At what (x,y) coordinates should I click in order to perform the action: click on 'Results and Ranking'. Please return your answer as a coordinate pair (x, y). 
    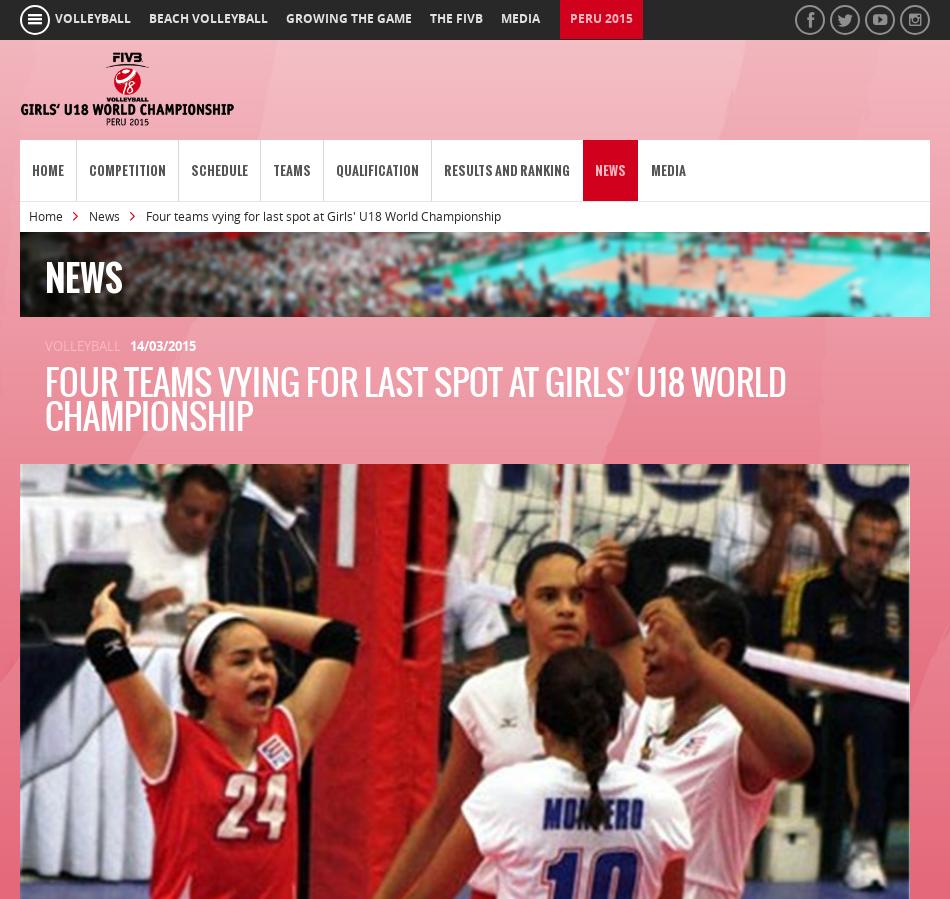
    Looking at the image, I should click on (507, 170).